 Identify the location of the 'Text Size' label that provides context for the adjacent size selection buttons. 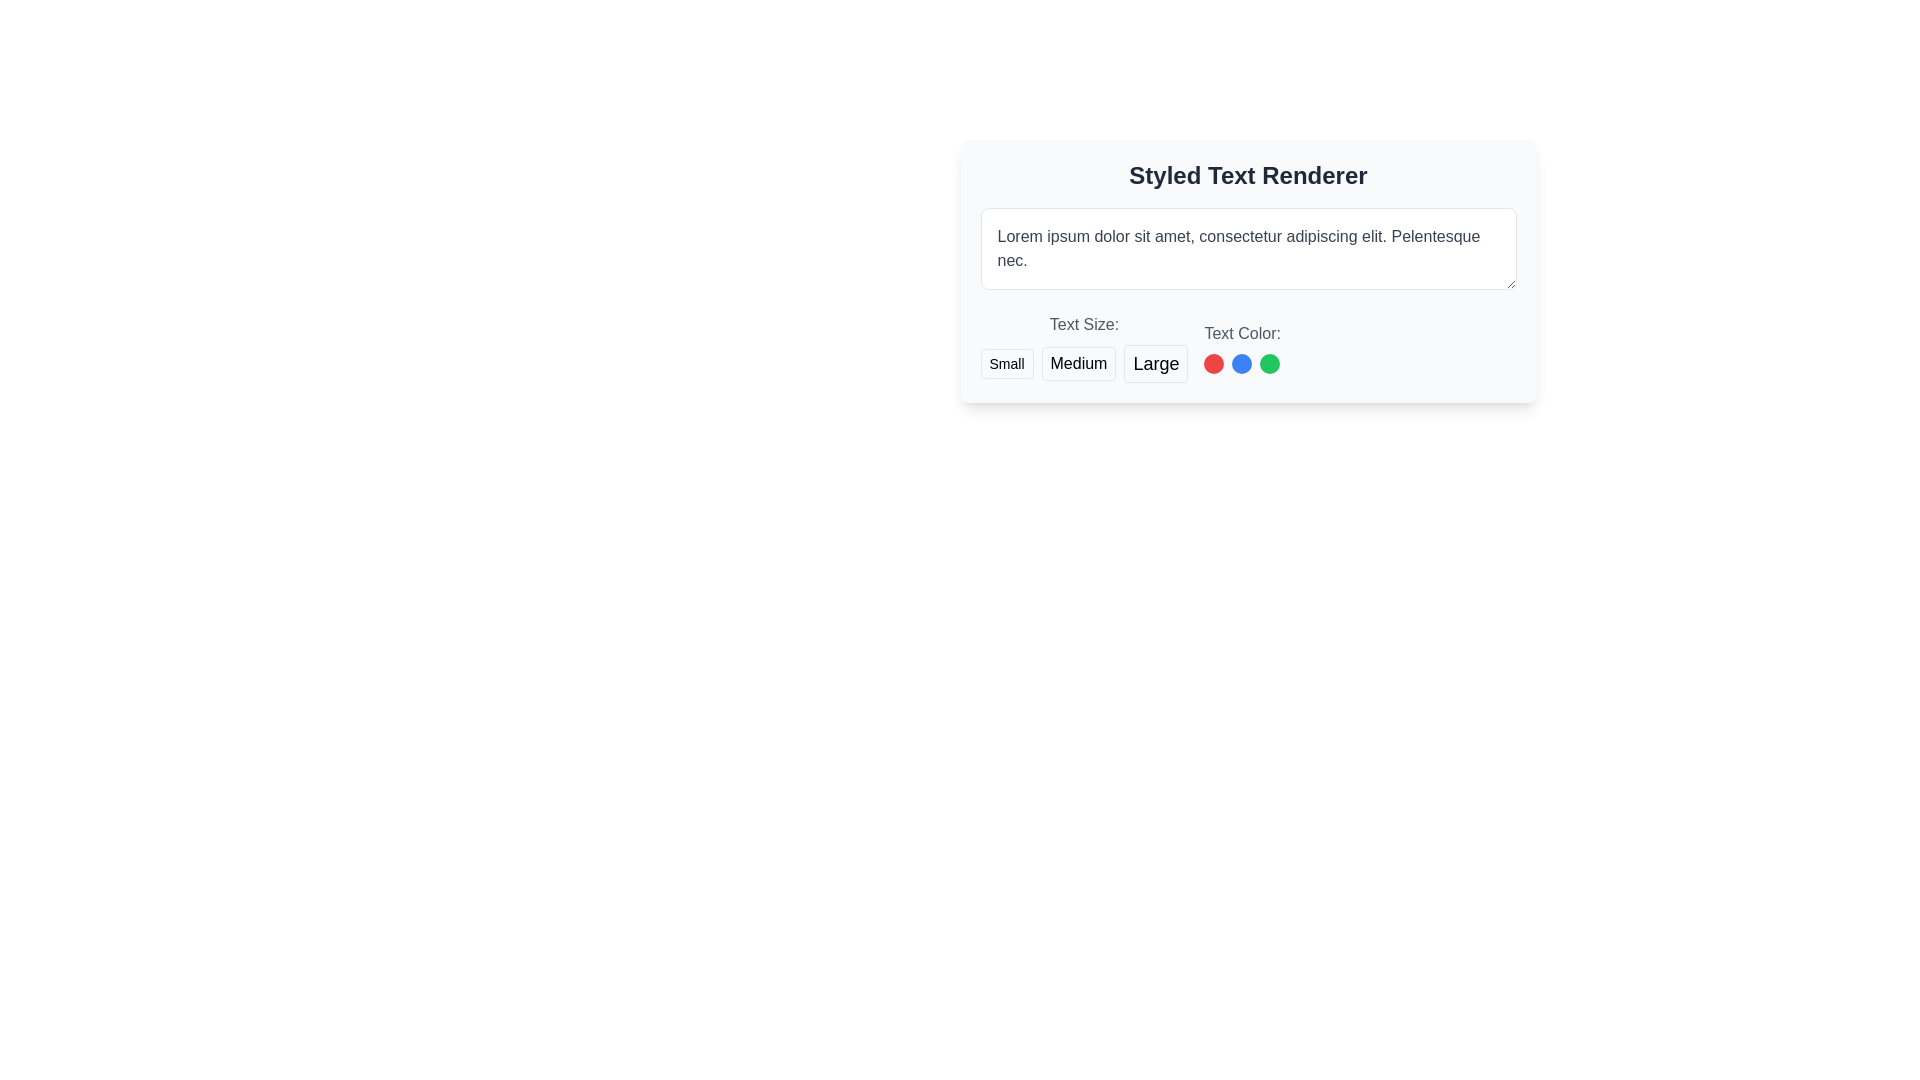
(1083, 323).